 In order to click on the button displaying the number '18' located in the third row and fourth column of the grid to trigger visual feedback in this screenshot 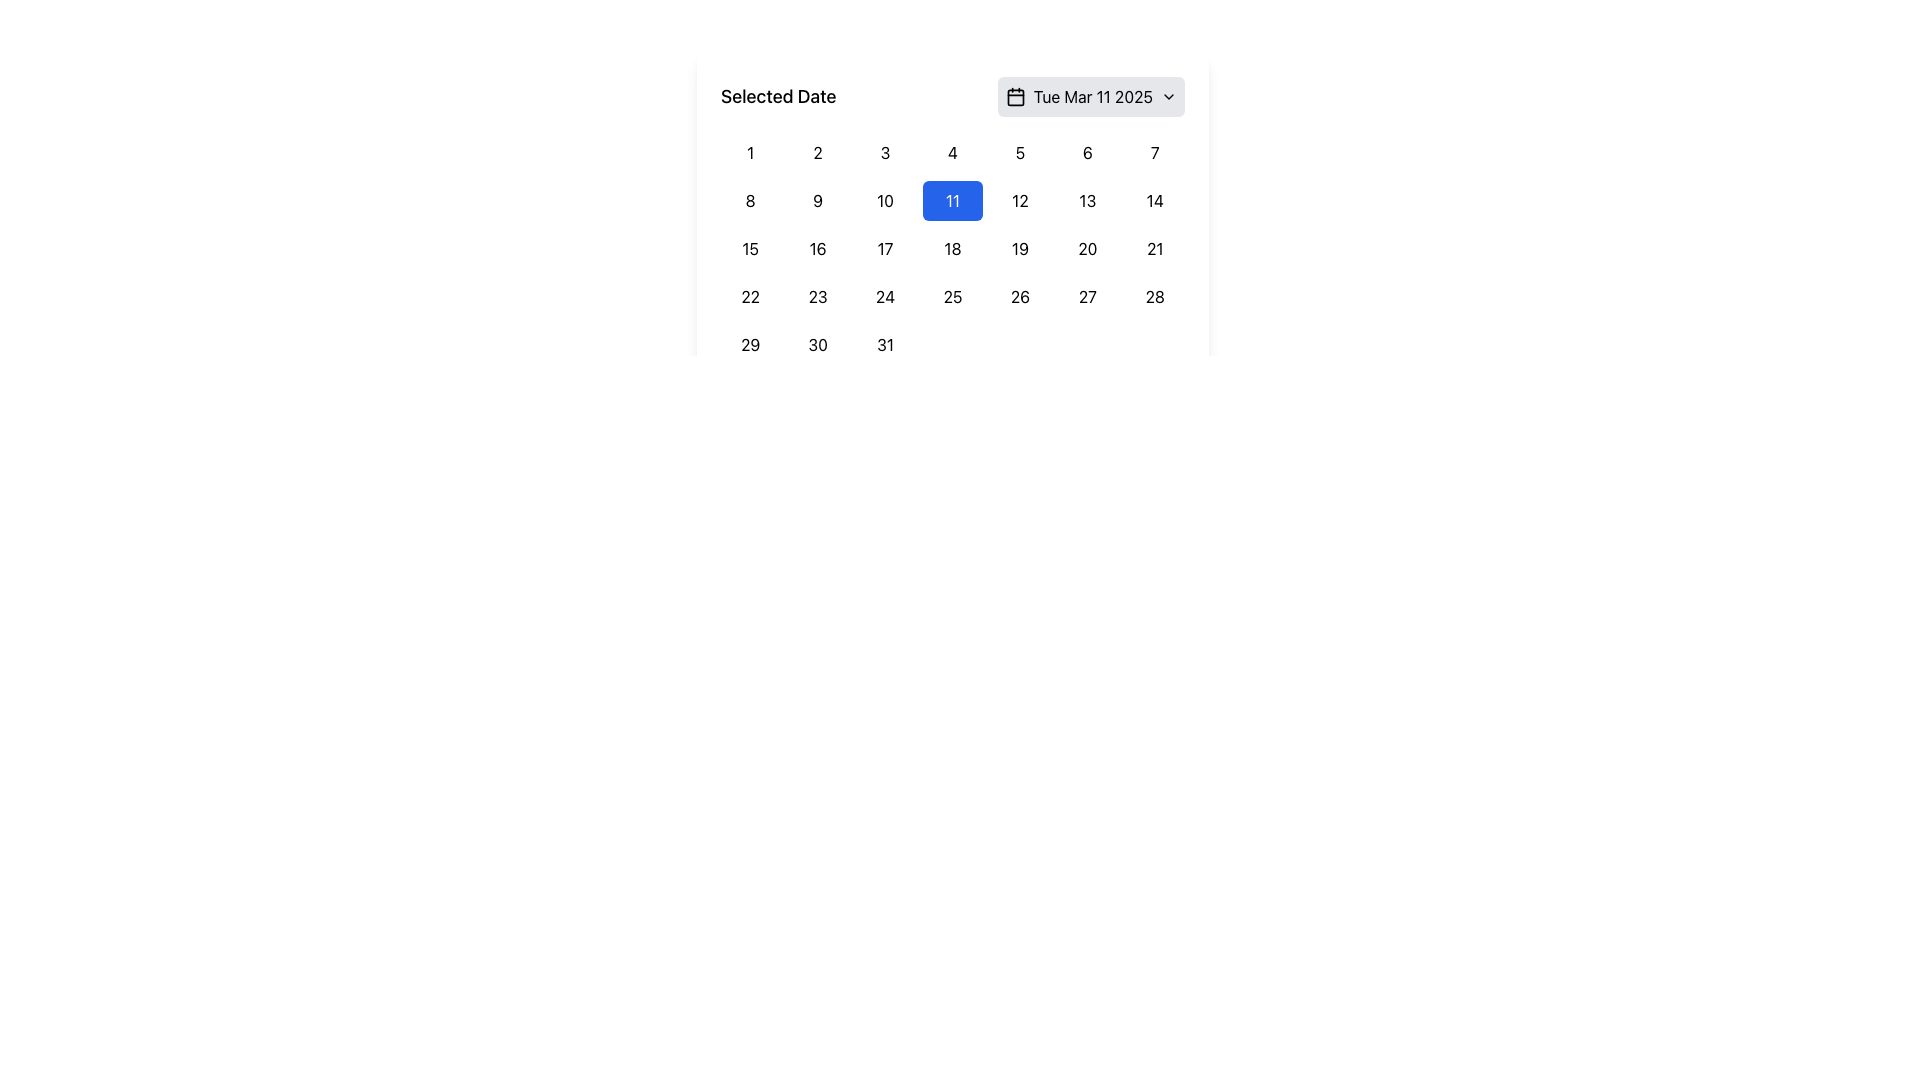, I will do `click(951, 248)`.